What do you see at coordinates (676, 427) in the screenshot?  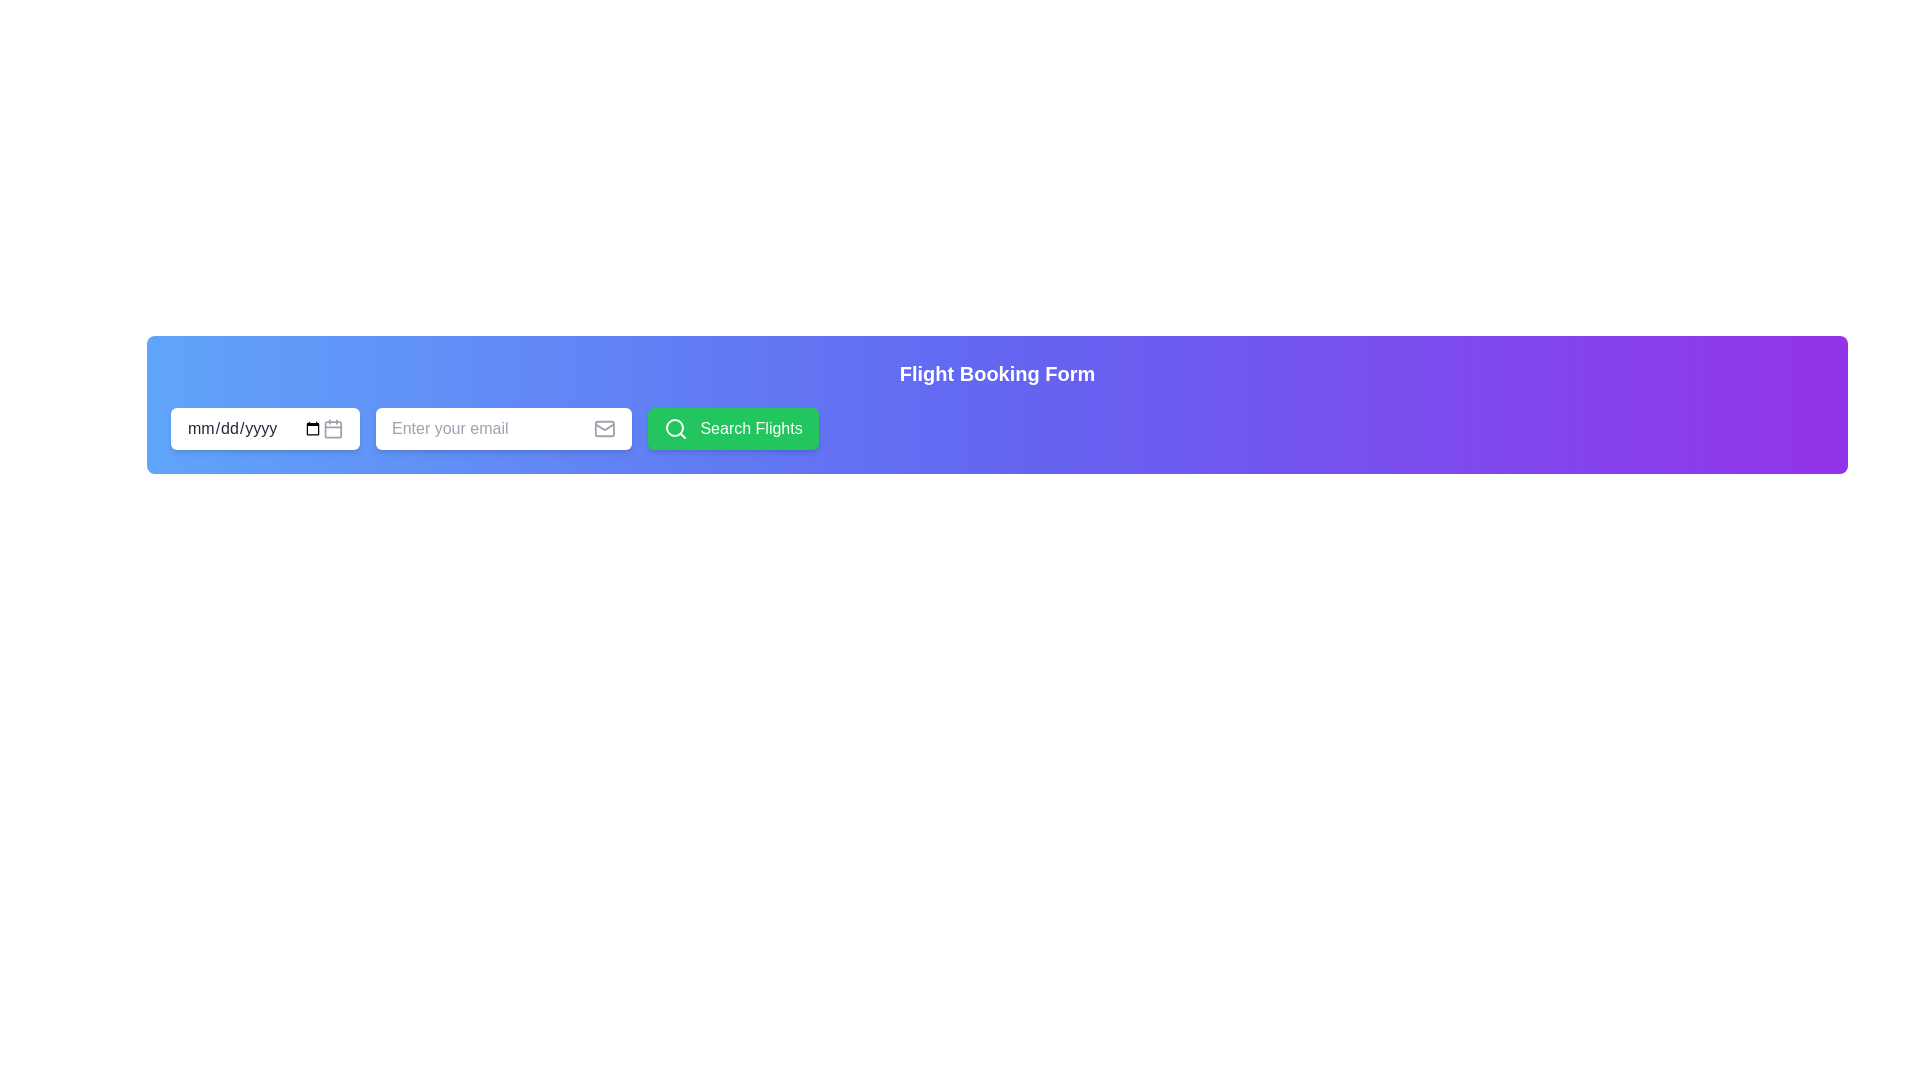 I see `the circular magnifying glass icon with a green background located to the left of the 'Search Flights' button` at bounding box center [676, 427].